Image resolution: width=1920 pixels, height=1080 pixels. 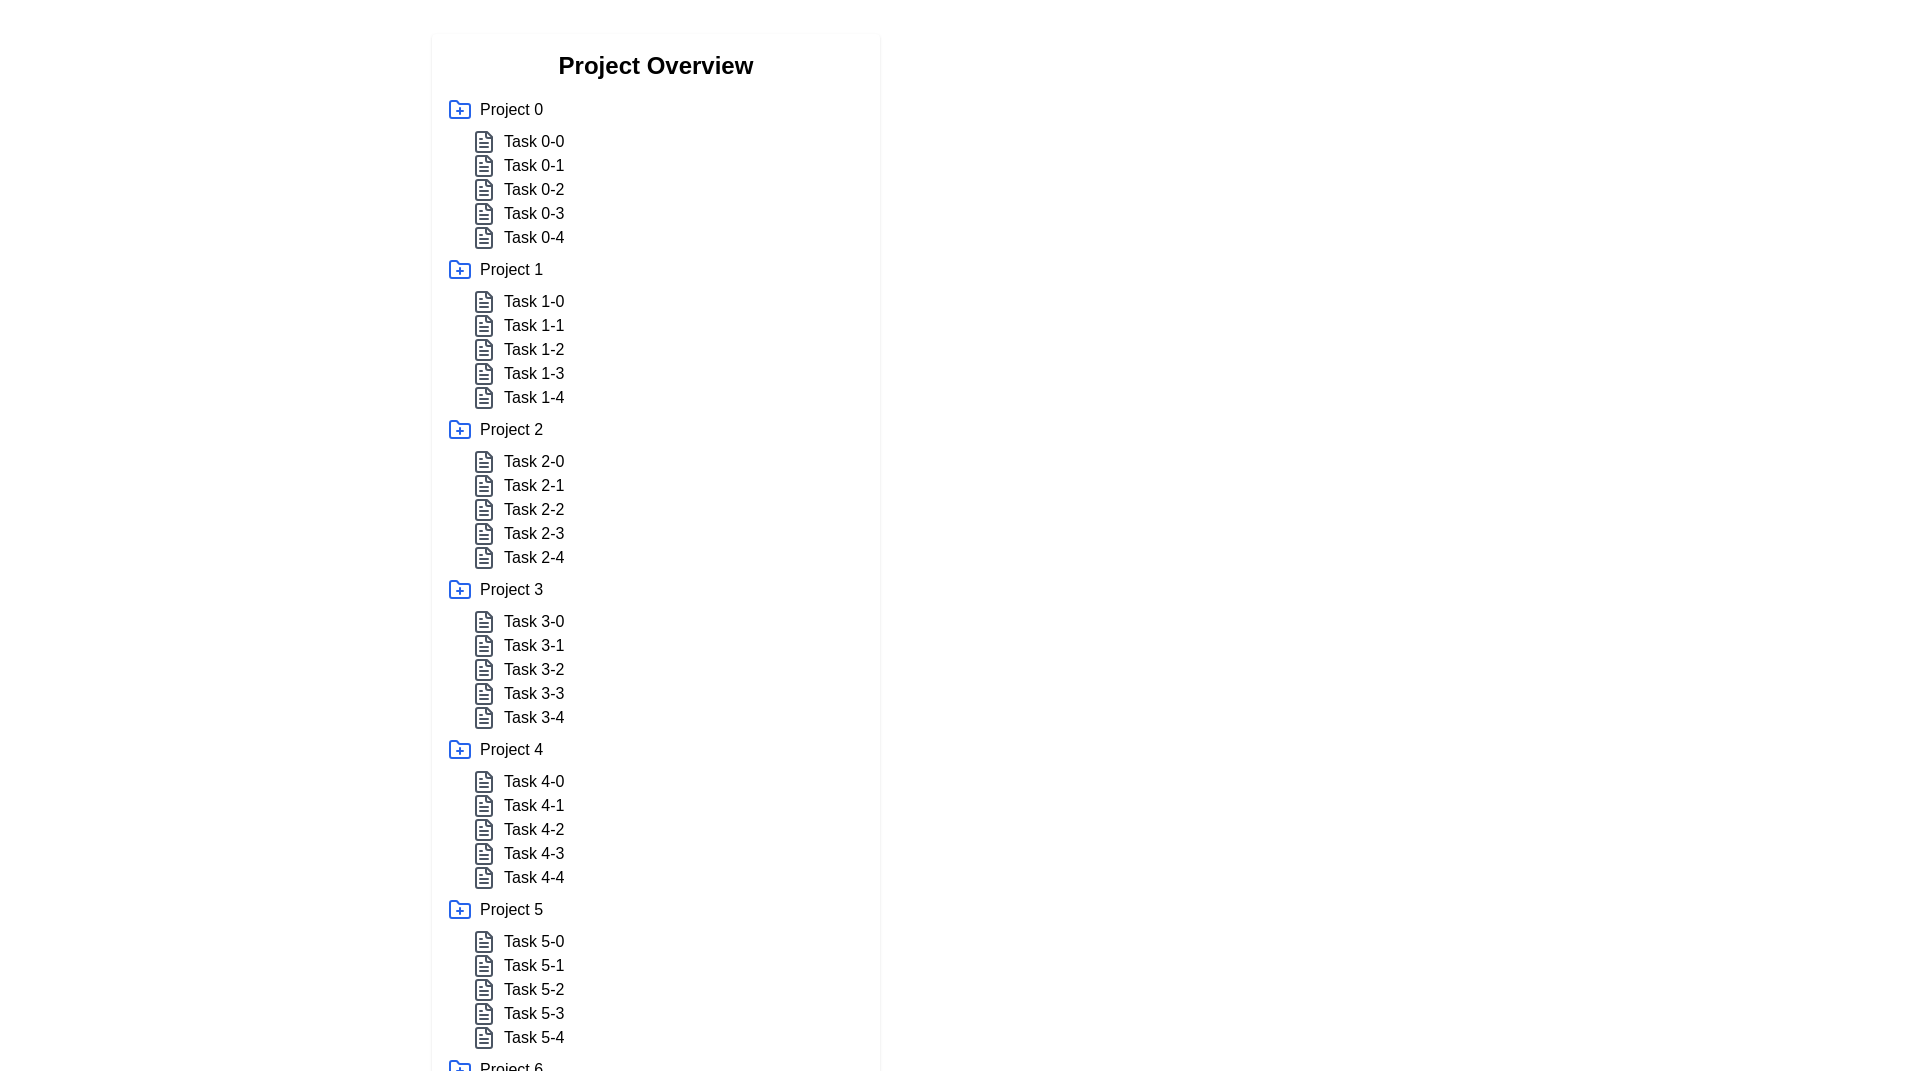 I want to click on the text label displaying 'Task 2-4' which is part of the hierarchical structure titled 'Project 2', positioned as the fifth item in the vertical task list, so click(x=534, y=558).